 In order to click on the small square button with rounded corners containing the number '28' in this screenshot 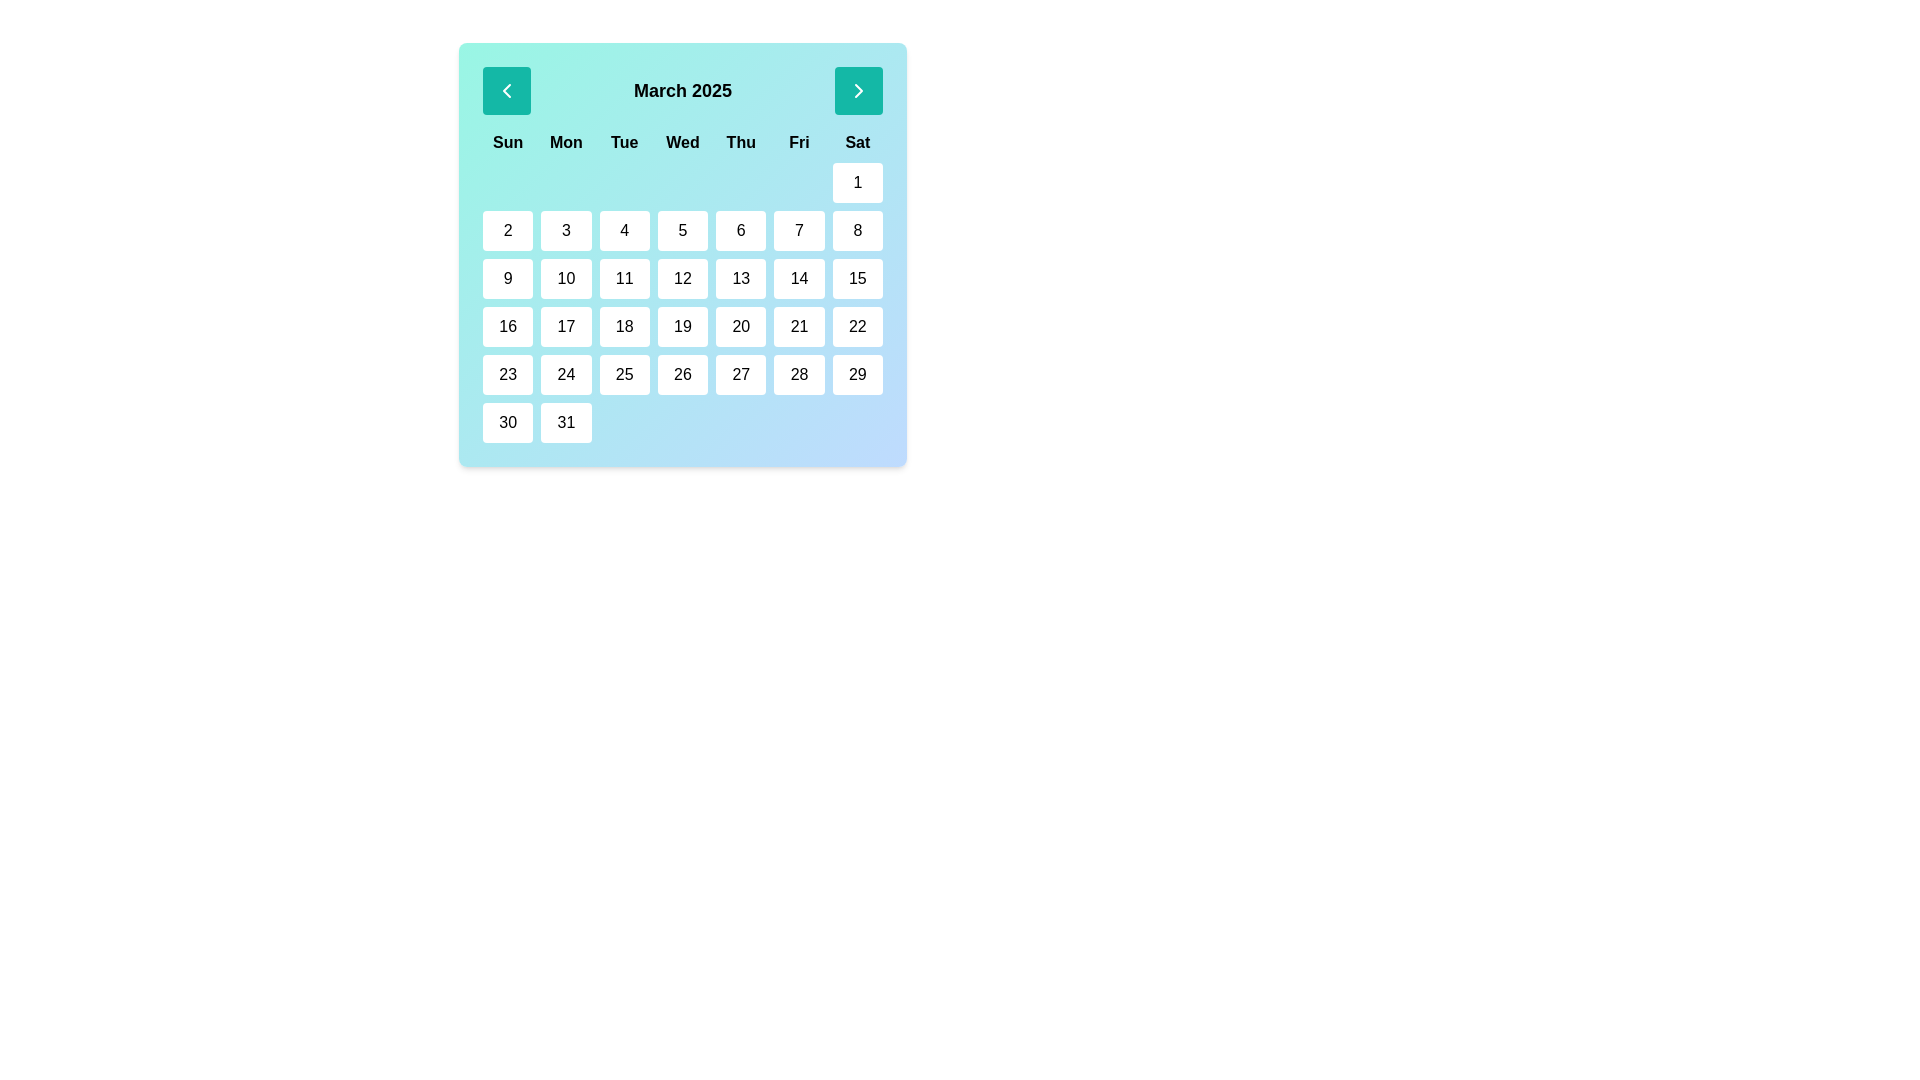, I will do `click(798, 374)`.